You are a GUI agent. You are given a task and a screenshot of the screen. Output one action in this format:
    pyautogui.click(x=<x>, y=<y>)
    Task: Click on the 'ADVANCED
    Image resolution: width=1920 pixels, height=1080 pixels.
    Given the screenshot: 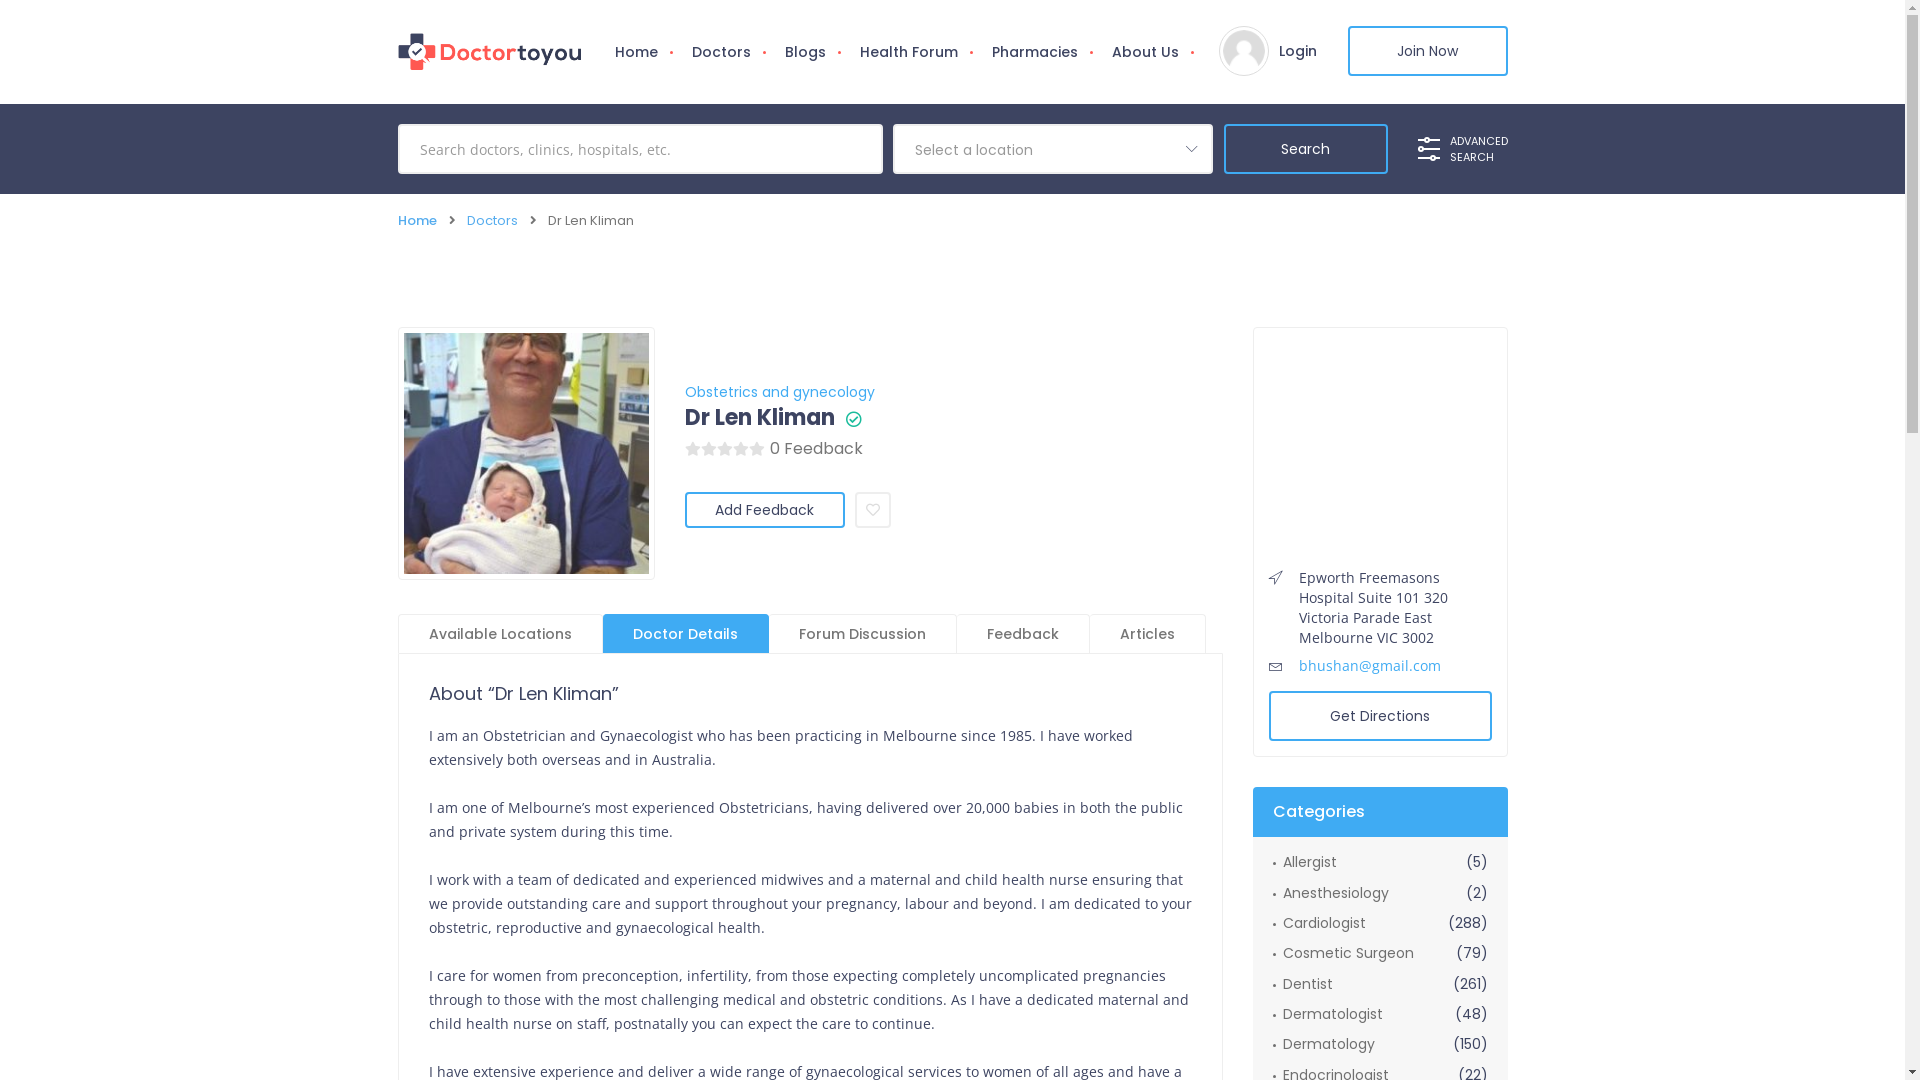 What is the action you would take?
    pyautogui.click(x=1416, y=148)
    